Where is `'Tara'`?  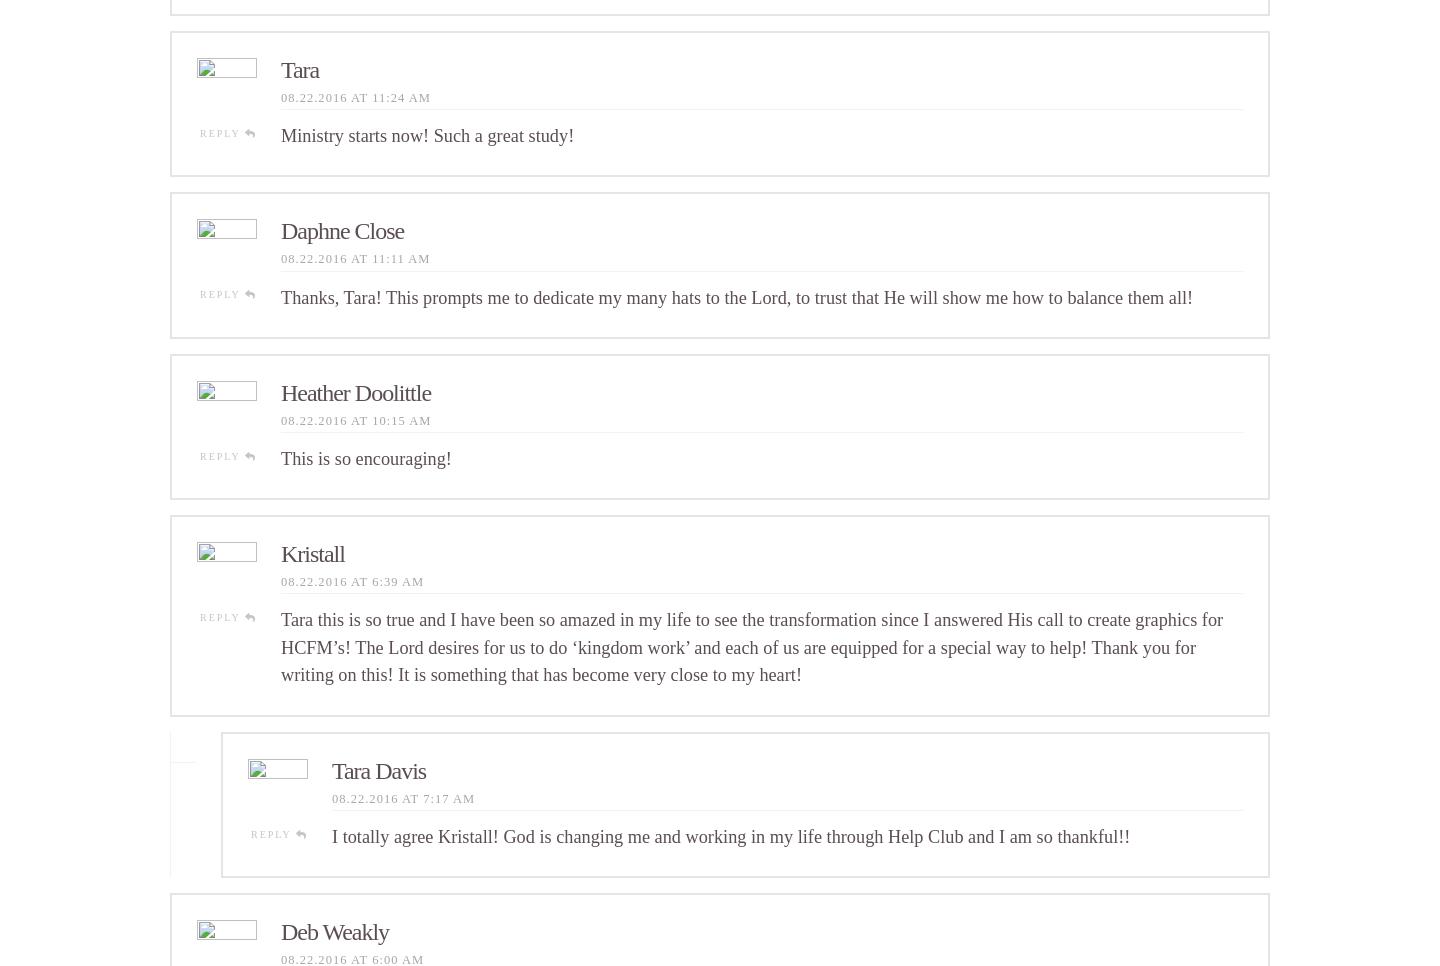 'Tara' is located at coordinates (279, 69).